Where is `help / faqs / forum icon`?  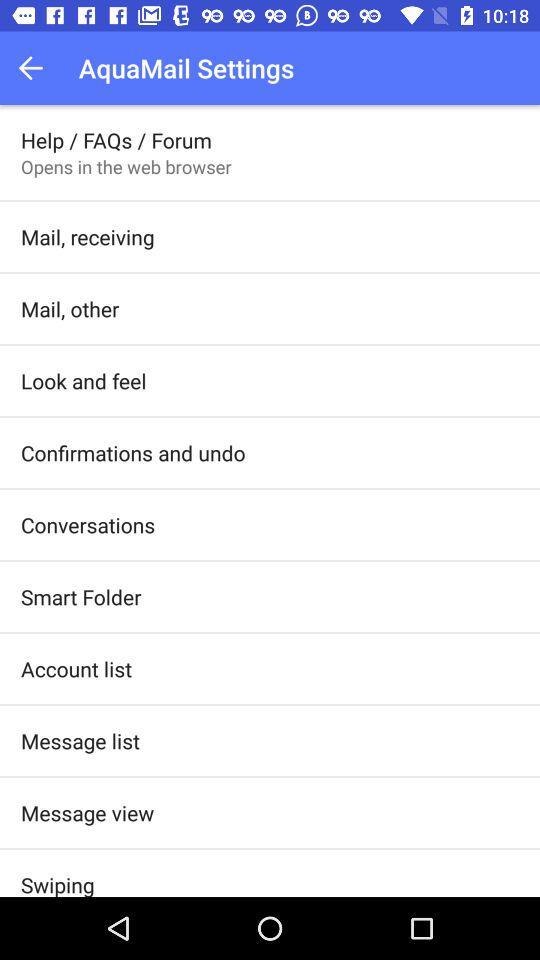
help / faqs / forum icon is located at coordinates (116, 139).